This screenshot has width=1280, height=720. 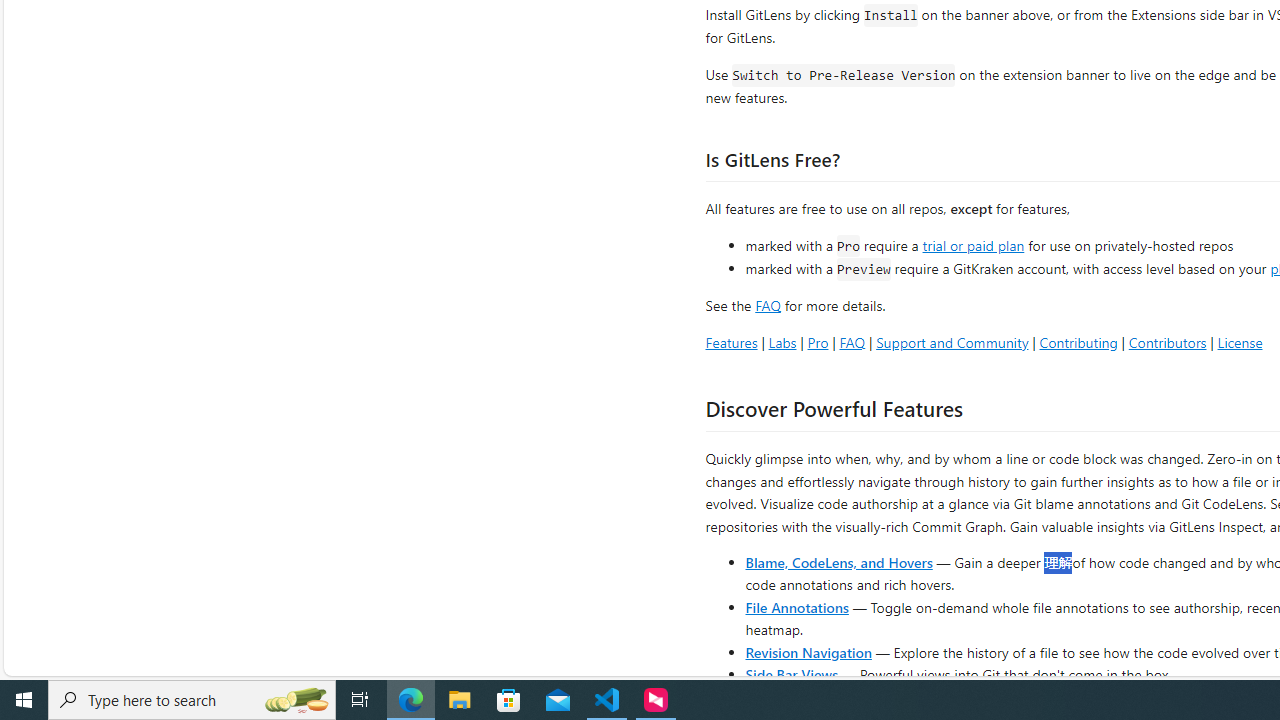 What do you see at coordinates (839, 561) in the screenshot?
I see `'Blame, CodeLens, and Hovers'` at bounding box center [839, 561].